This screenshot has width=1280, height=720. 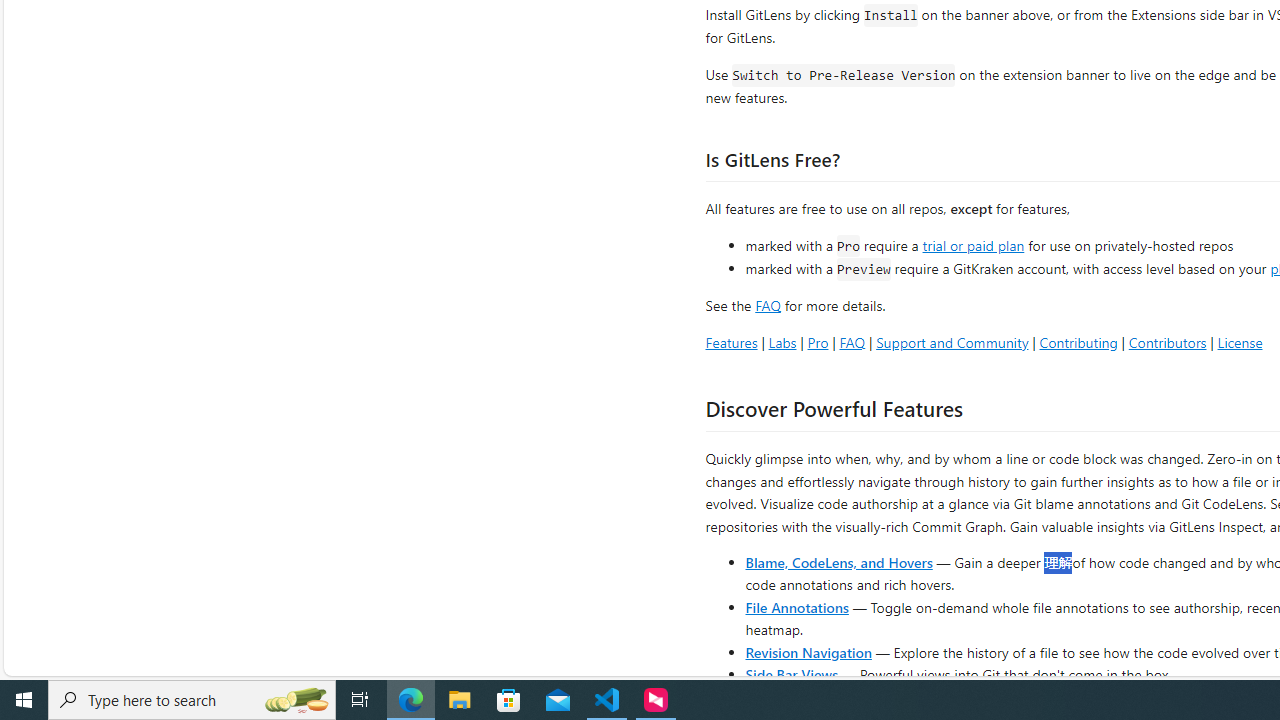 What do you see at coordinates (839, 561) in the screenshot?
I see `'Blame, CodeLens, and Hovers'` at bounding box center [839, 561].